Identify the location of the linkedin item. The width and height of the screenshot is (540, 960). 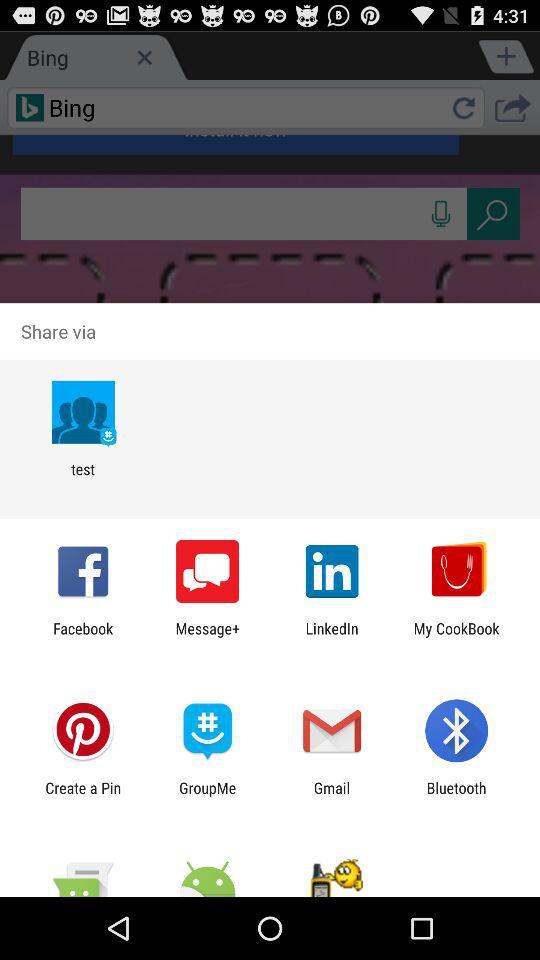
(332, 636).